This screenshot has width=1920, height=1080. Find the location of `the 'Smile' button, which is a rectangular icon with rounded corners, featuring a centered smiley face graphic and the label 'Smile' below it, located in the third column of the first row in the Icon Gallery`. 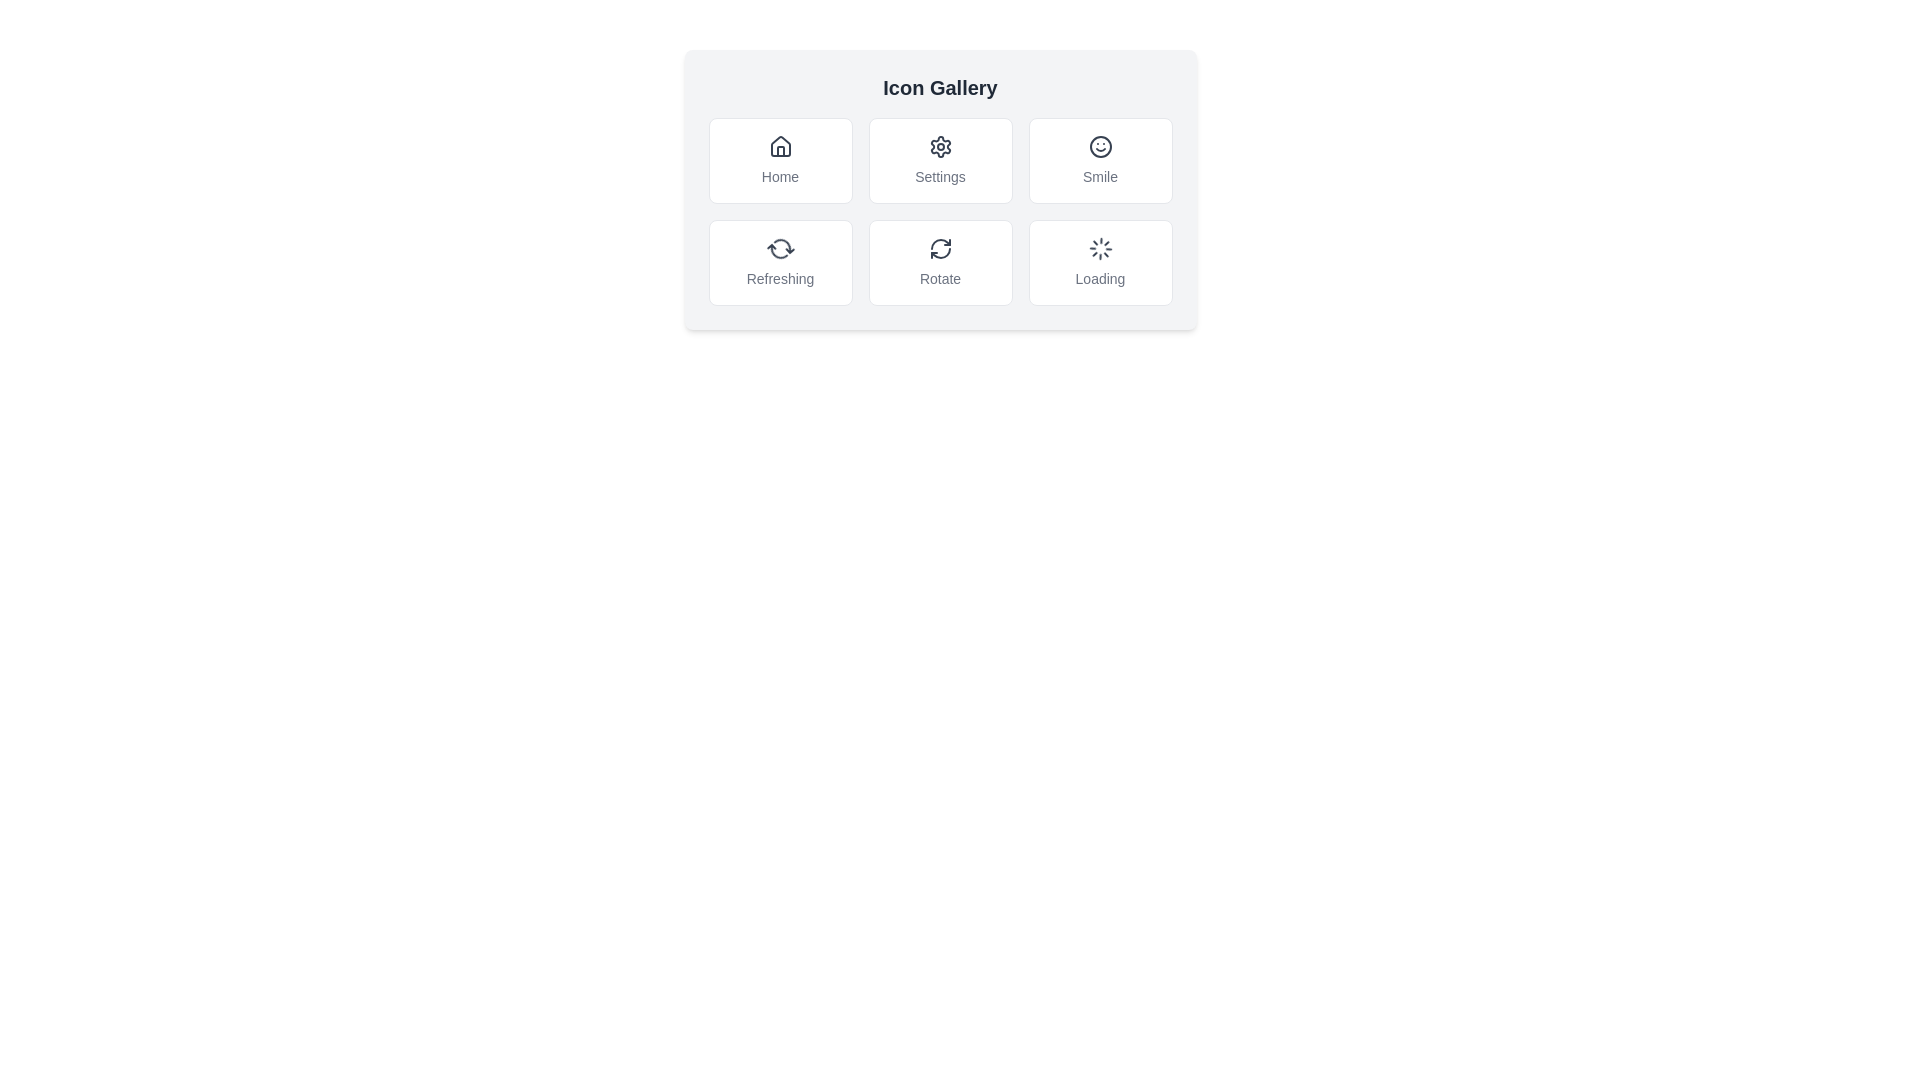

the 'Smile' button, which is a rectangular icon with rounded corners, featuring a centered smiley face graphic and the label 'Smile' below it, located in the third column of the first row in the Icon Gallery is located at coordinates (1099, 160).